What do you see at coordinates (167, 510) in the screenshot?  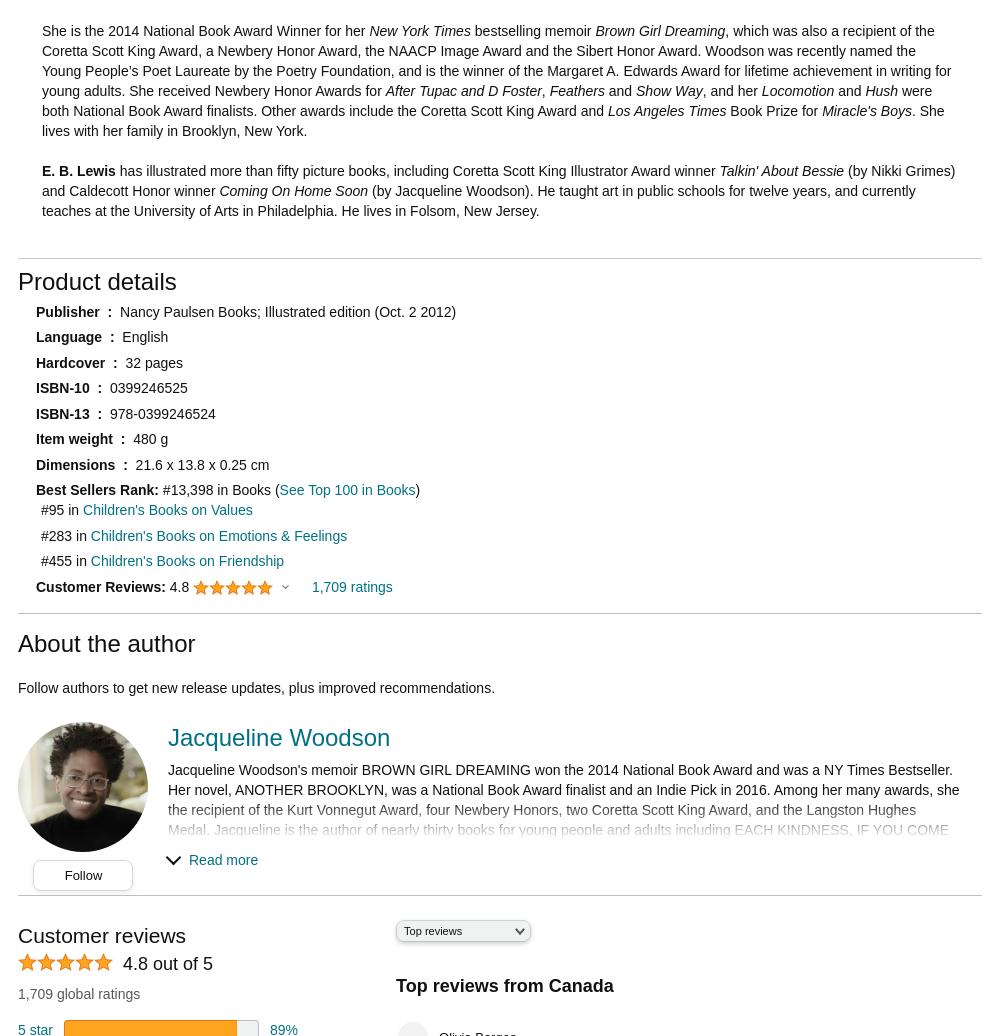 I see `'Children's Books on Values'` at bounding box center [167, 510].